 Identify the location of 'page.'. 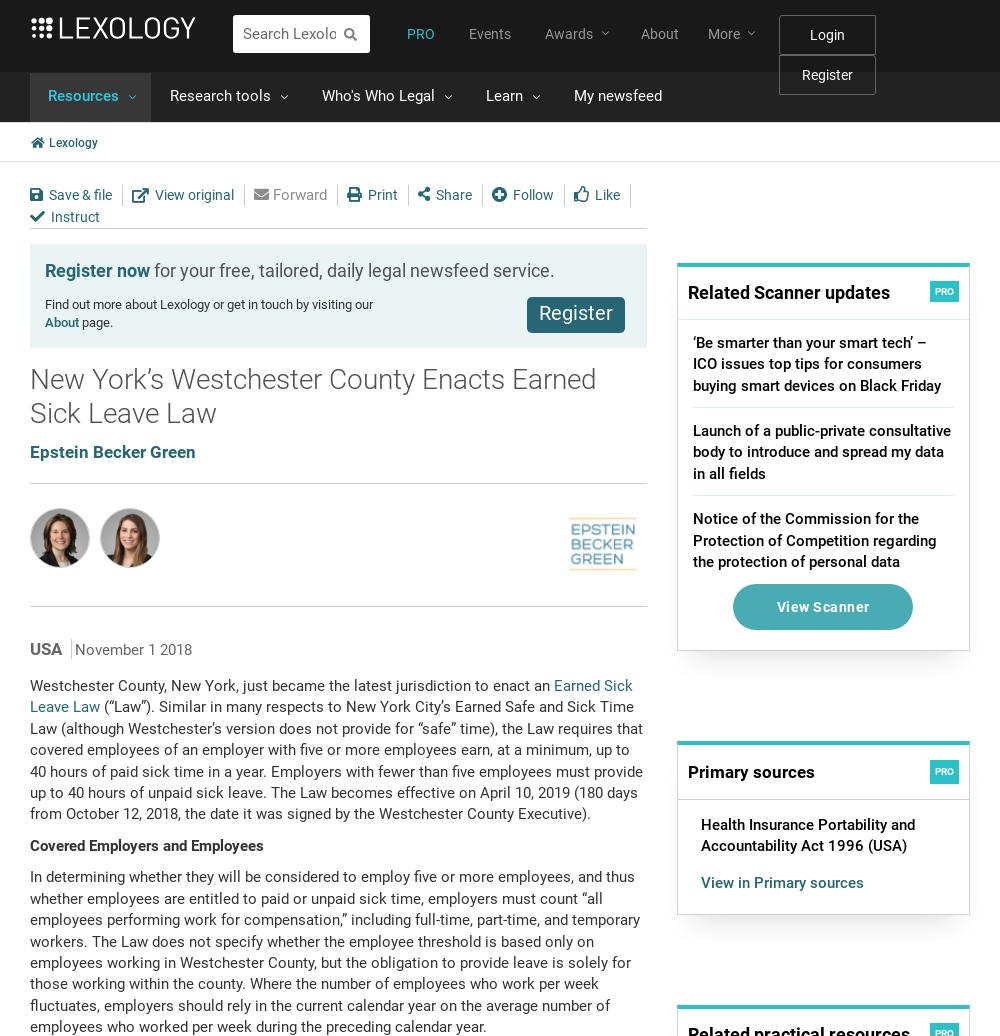
(78, 322).